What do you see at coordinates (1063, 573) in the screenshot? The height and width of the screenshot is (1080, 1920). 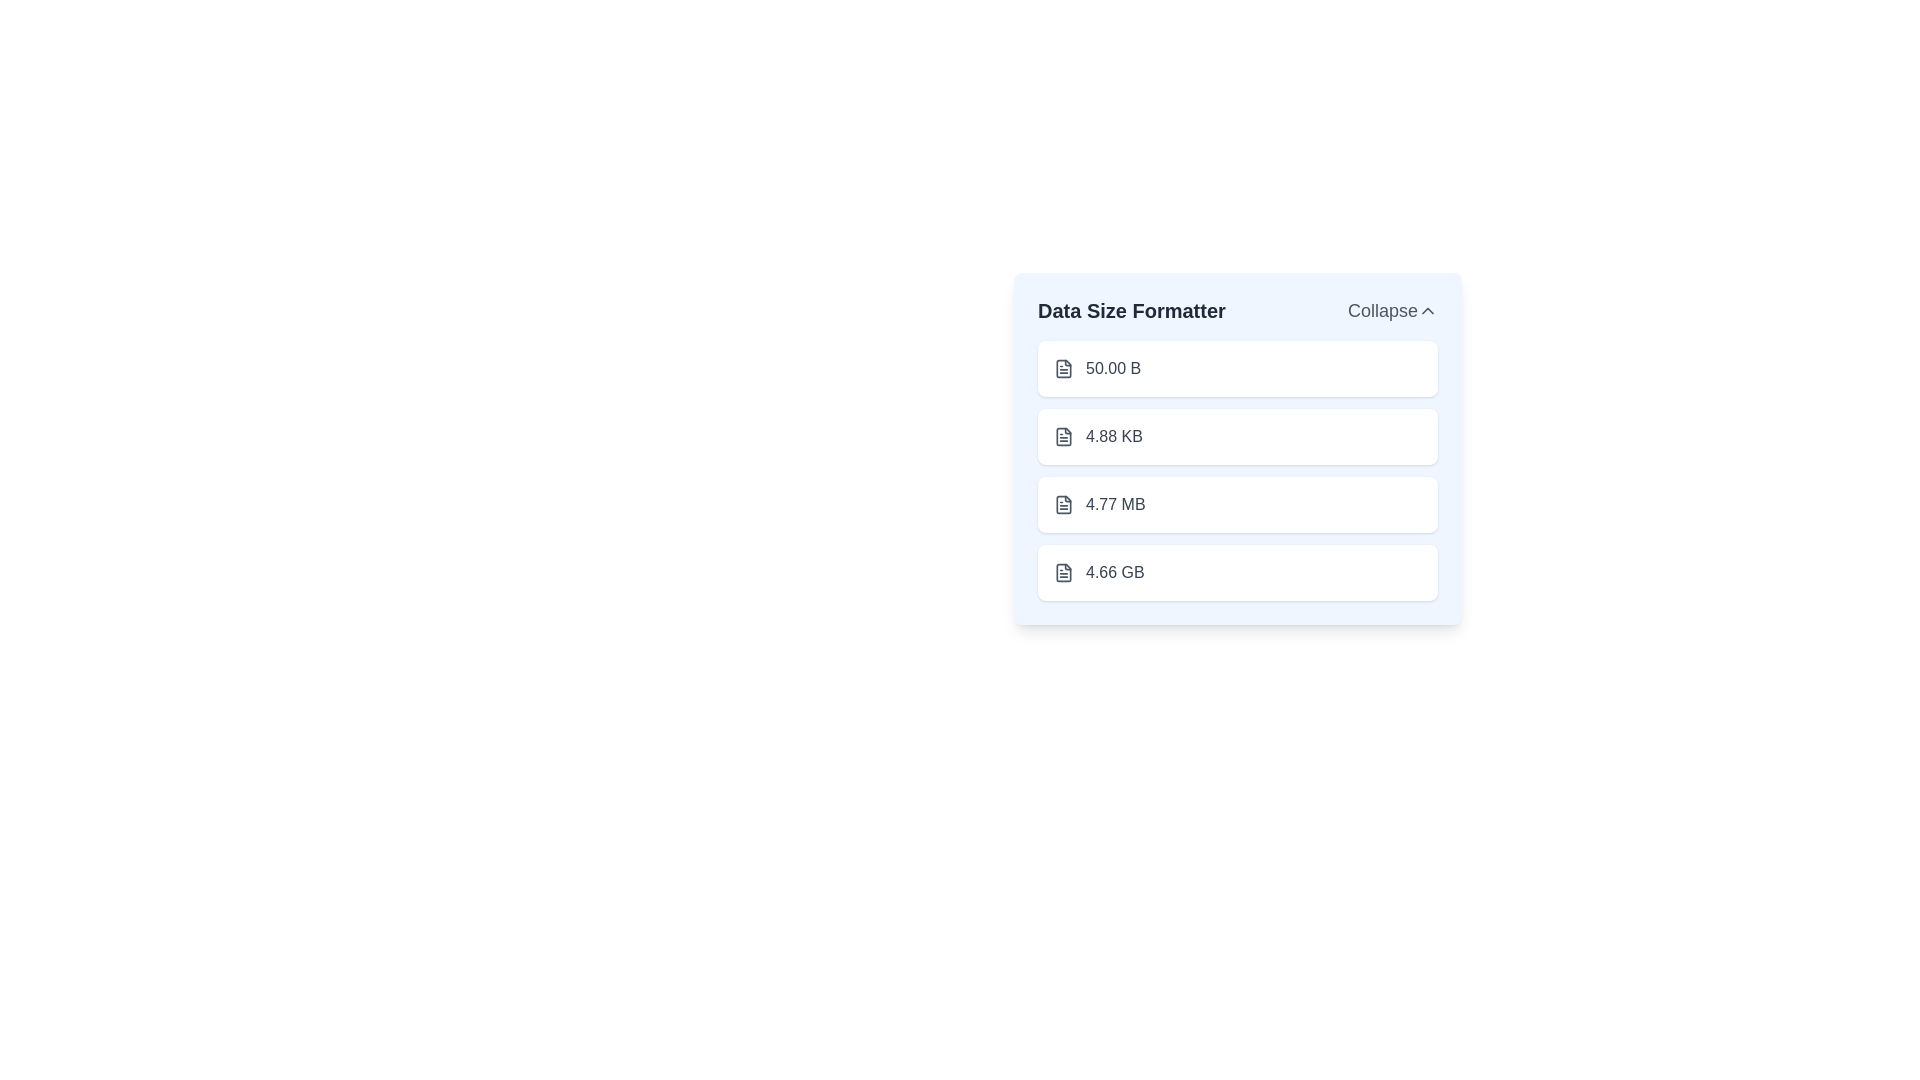 I see `the small file document icon styled in muted gray color, located to the left of the text '4.66 GB' within a light background box` at bounding box center [1063, 573].